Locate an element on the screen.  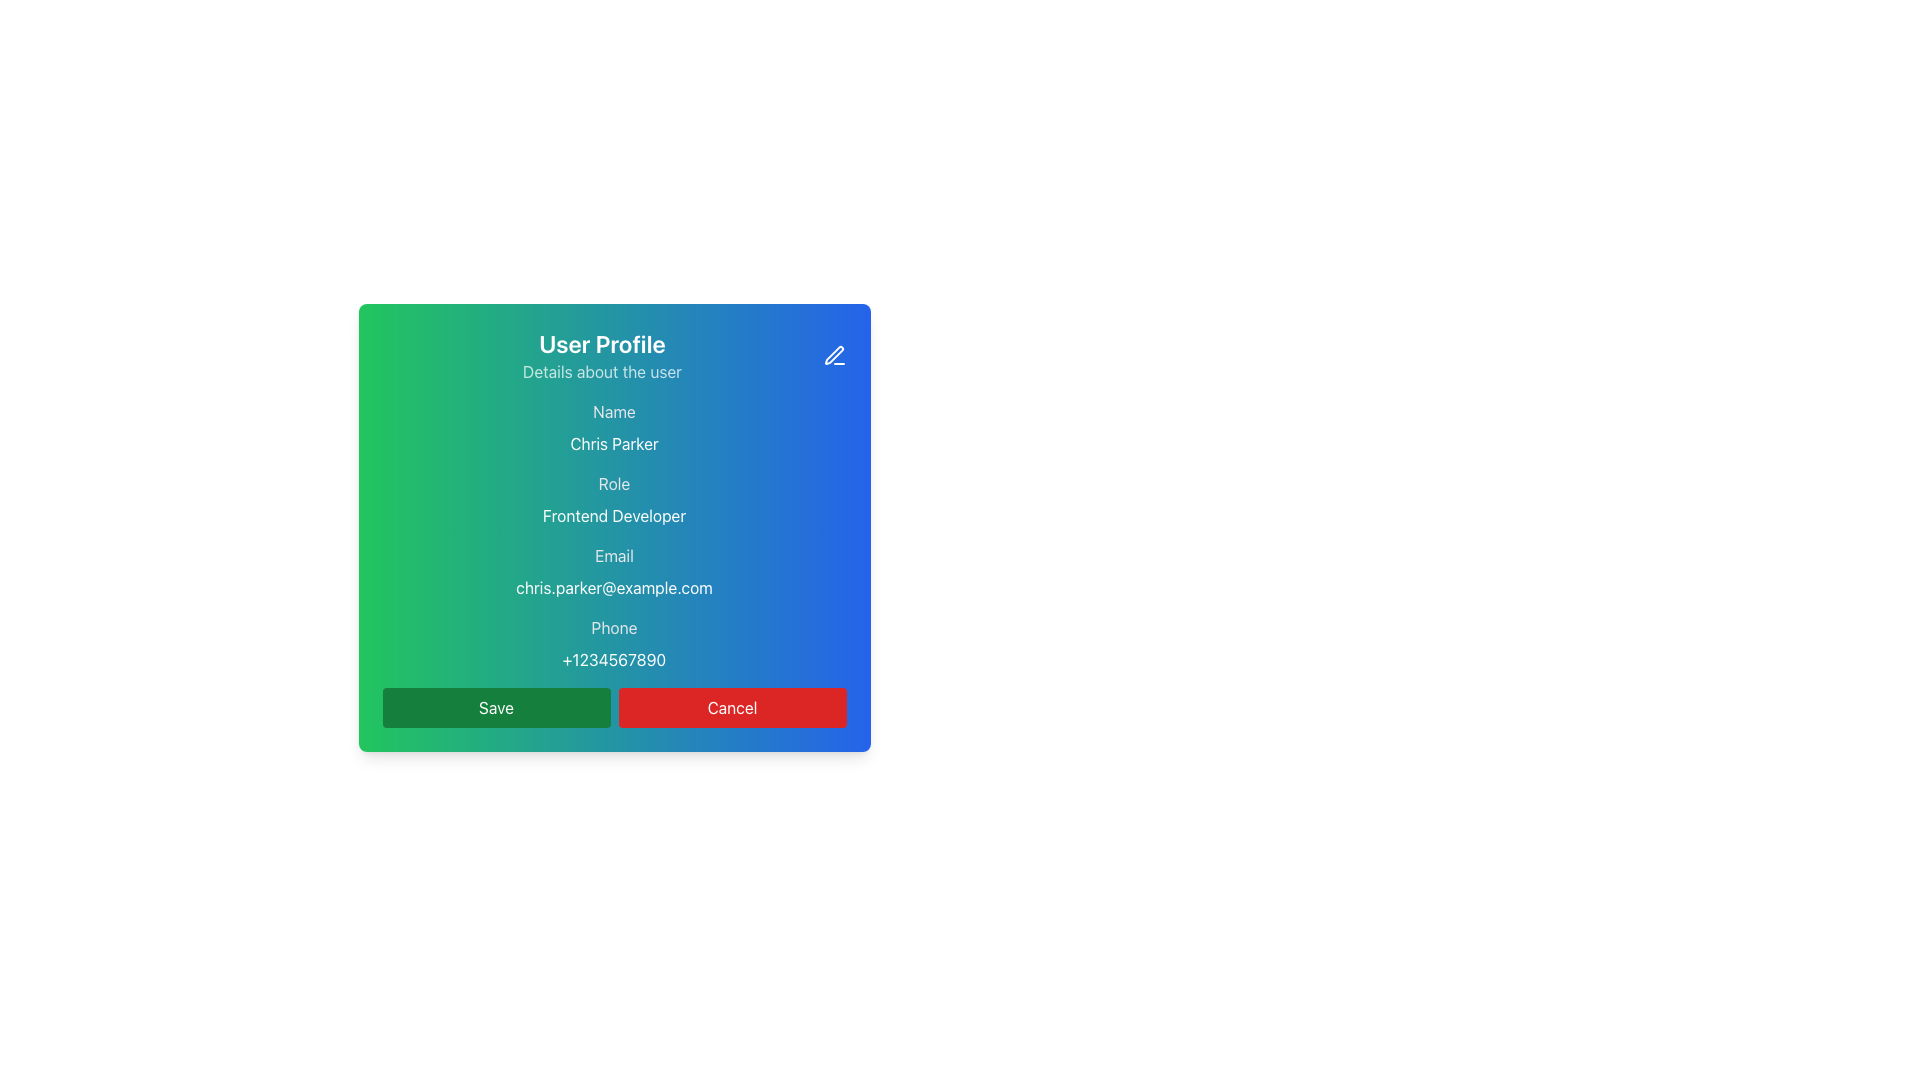
the 'Save' button with a green background and white text, located at the bottom of the modal dialog, to change its appearance is located at coordinates (496, 707).